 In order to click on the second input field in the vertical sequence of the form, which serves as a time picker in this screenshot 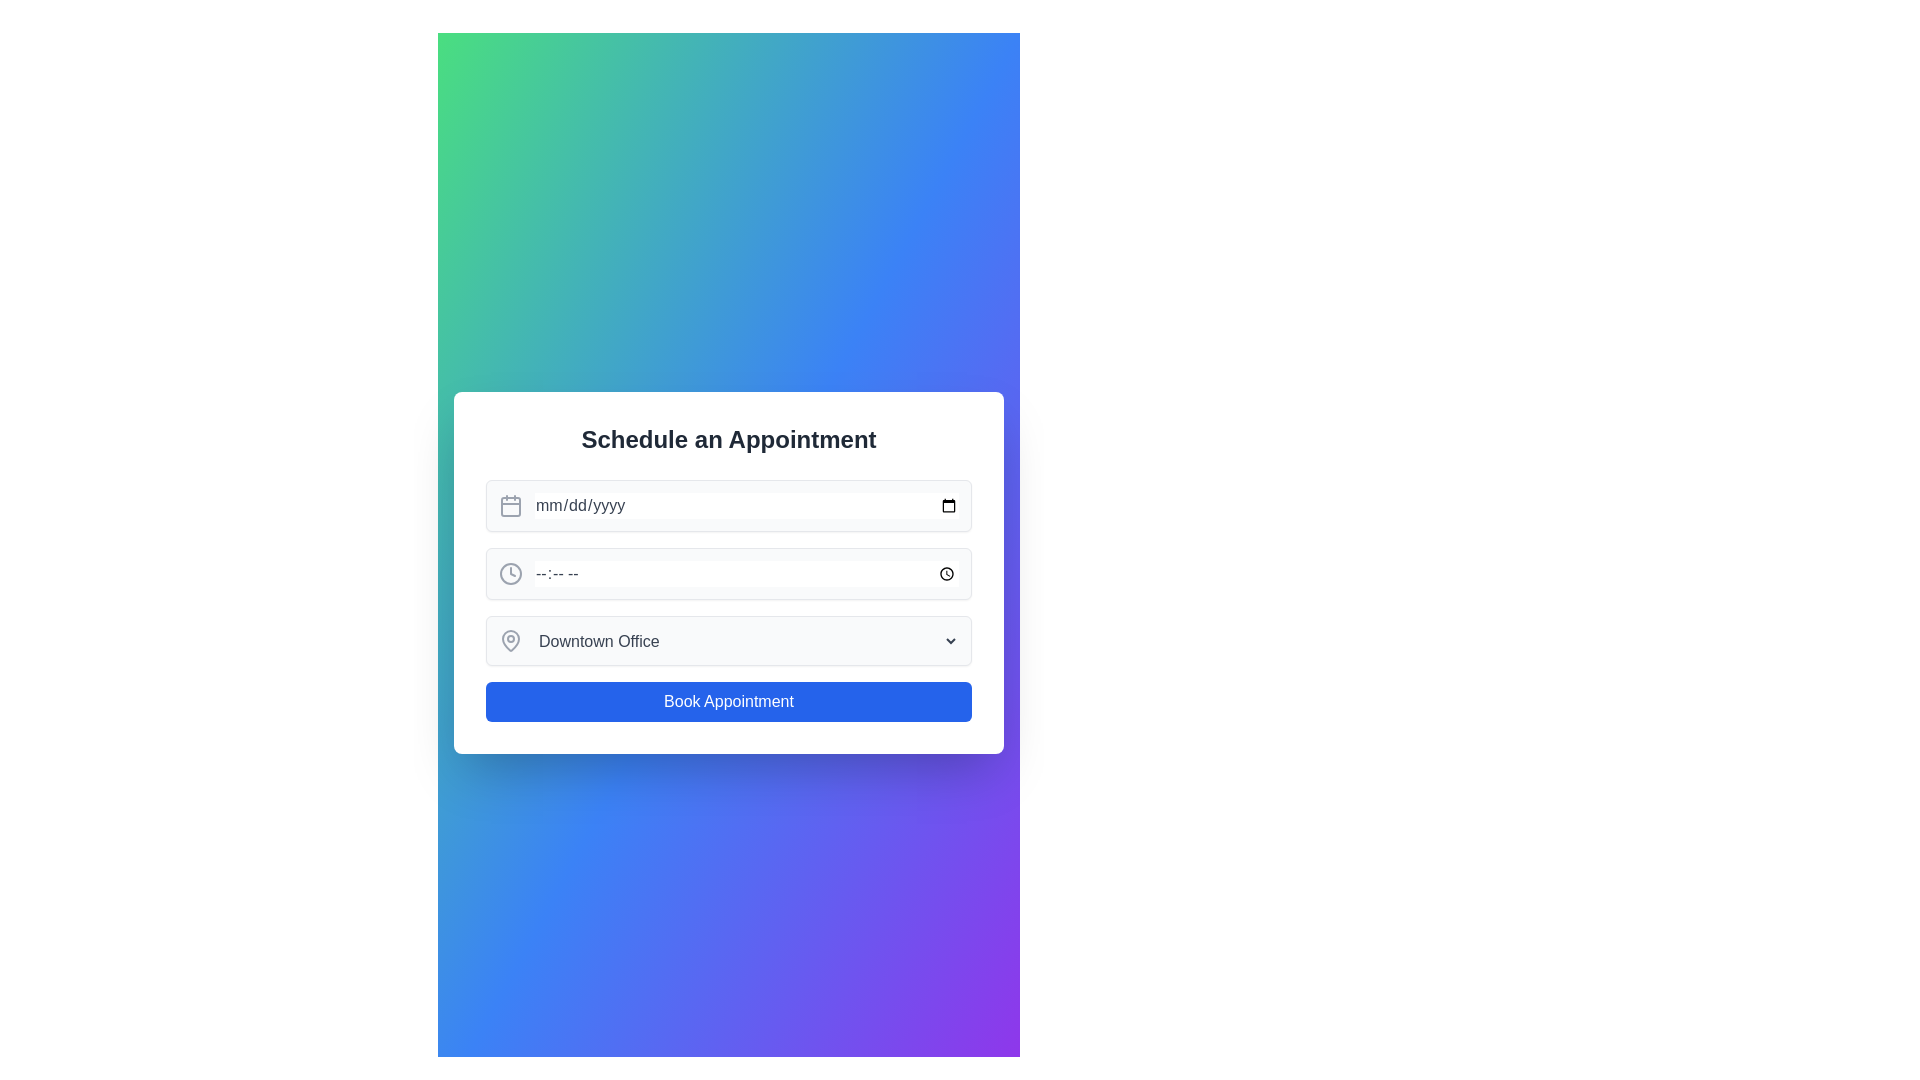, I will do `click(728, 574)`.